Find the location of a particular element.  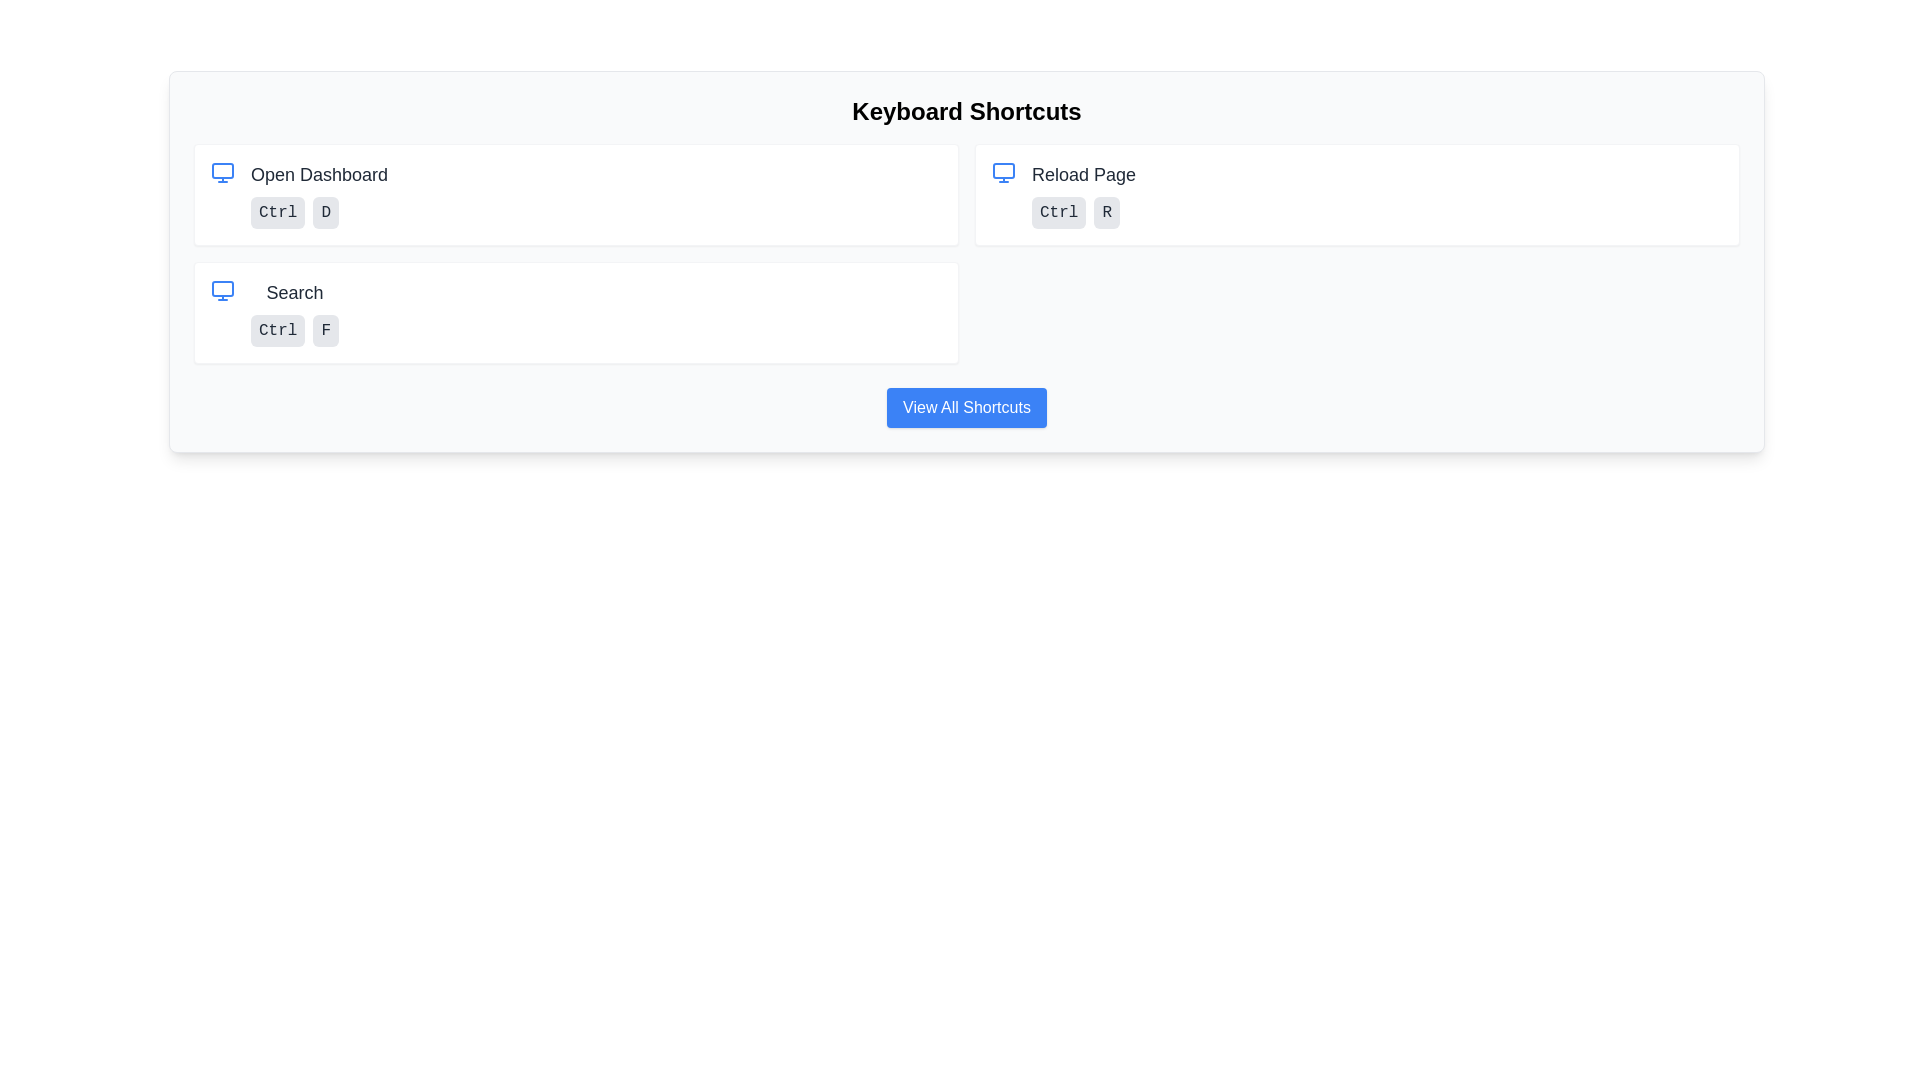

the inner rounded rectangle of the monitor icon in the top-right section of the 'Keyboard Shortcuts' interface, aligned with the label 'Reload Page' is located at coordinates (1003, 169).